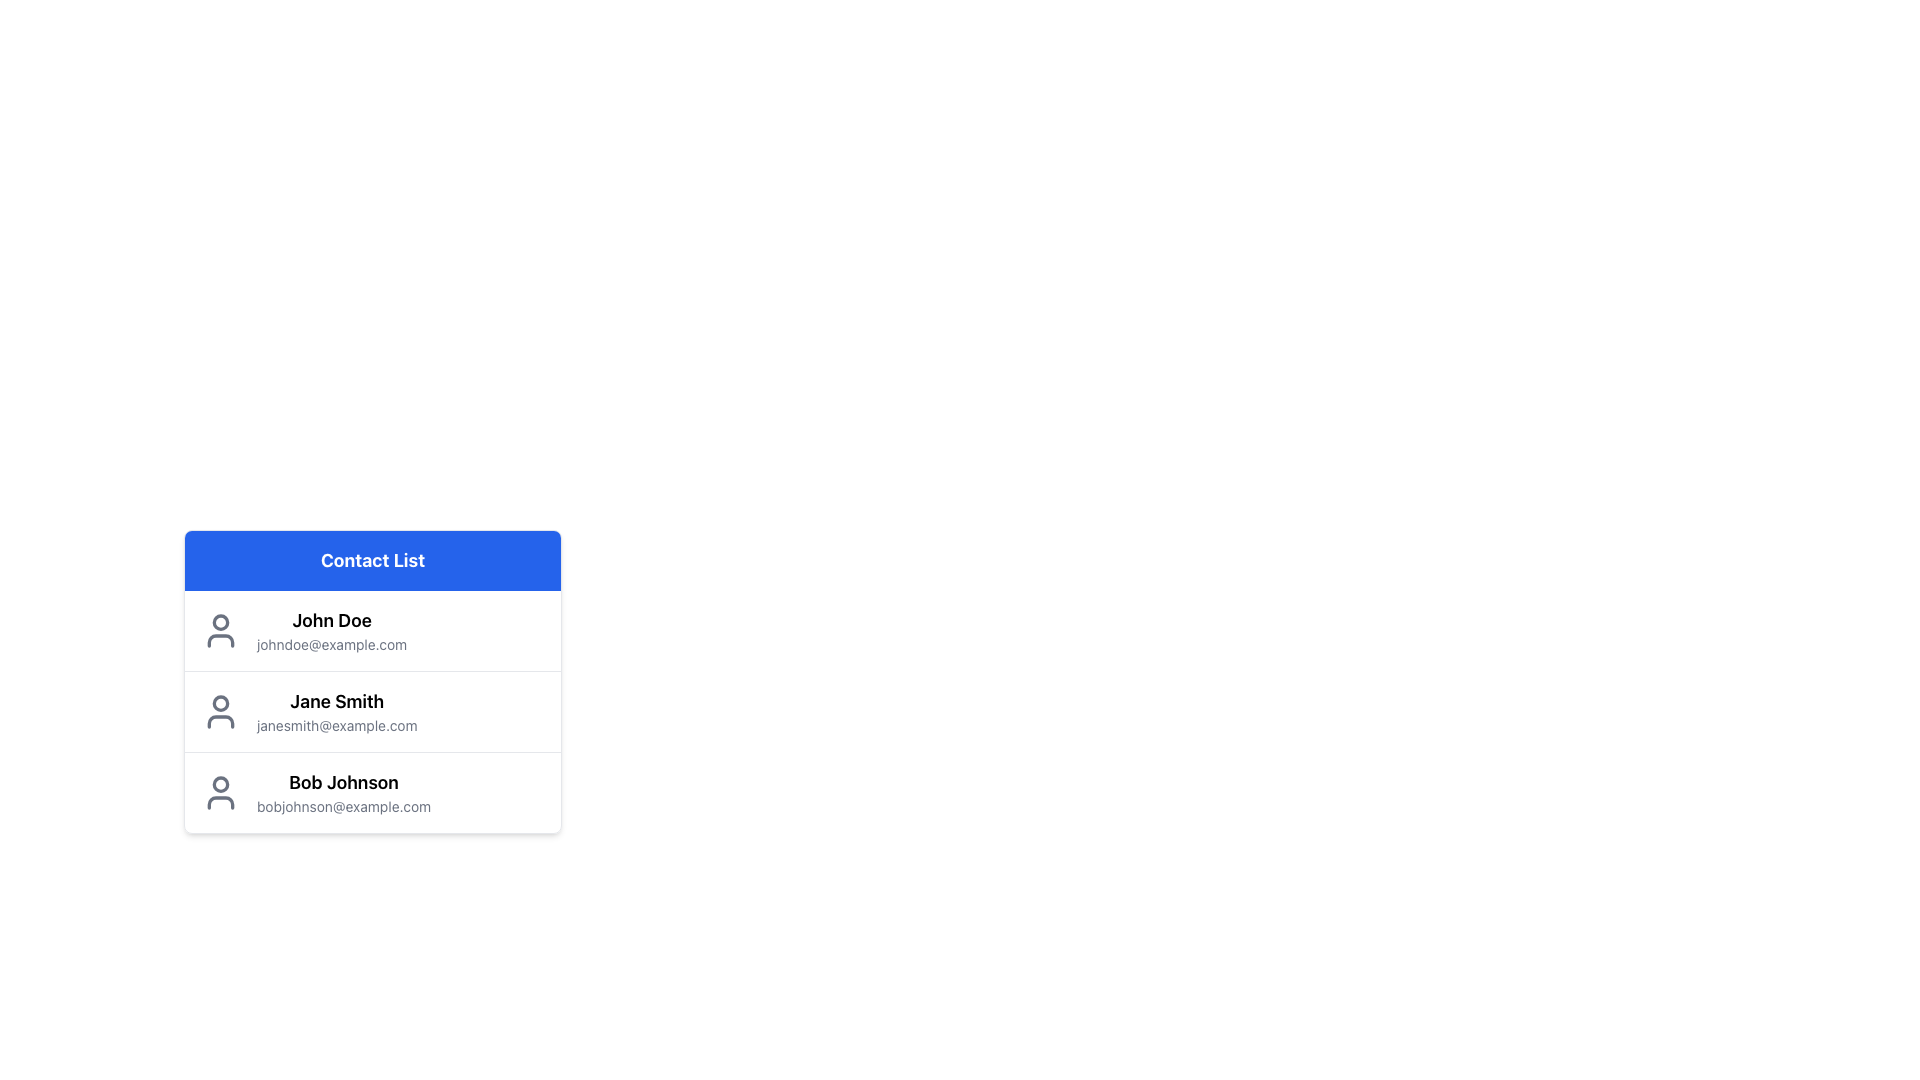 The image size is (1920, 1080). I want to click on the contact entry displaying the name and email data, so click(336, 711).